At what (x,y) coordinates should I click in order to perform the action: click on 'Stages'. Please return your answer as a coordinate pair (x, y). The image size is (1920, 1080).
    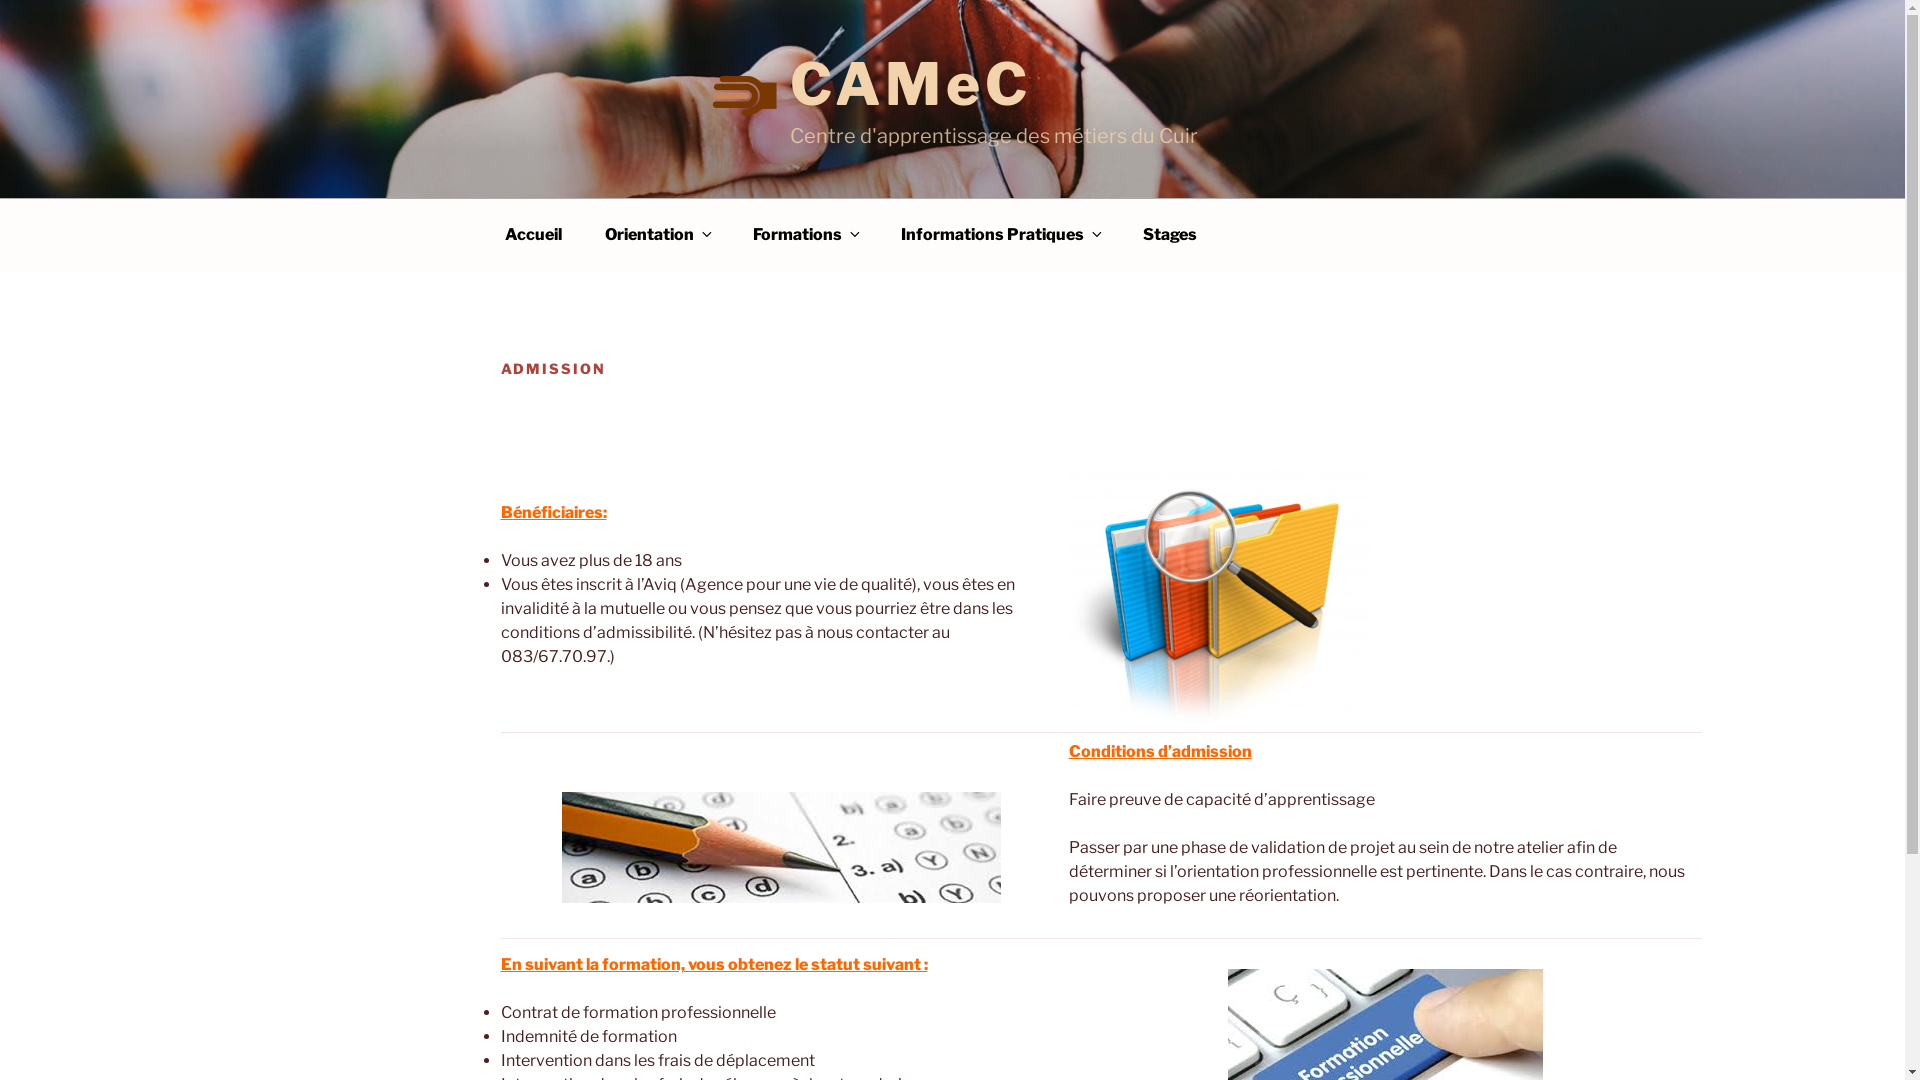
    Looking at the image, I should click on (1169, 233).